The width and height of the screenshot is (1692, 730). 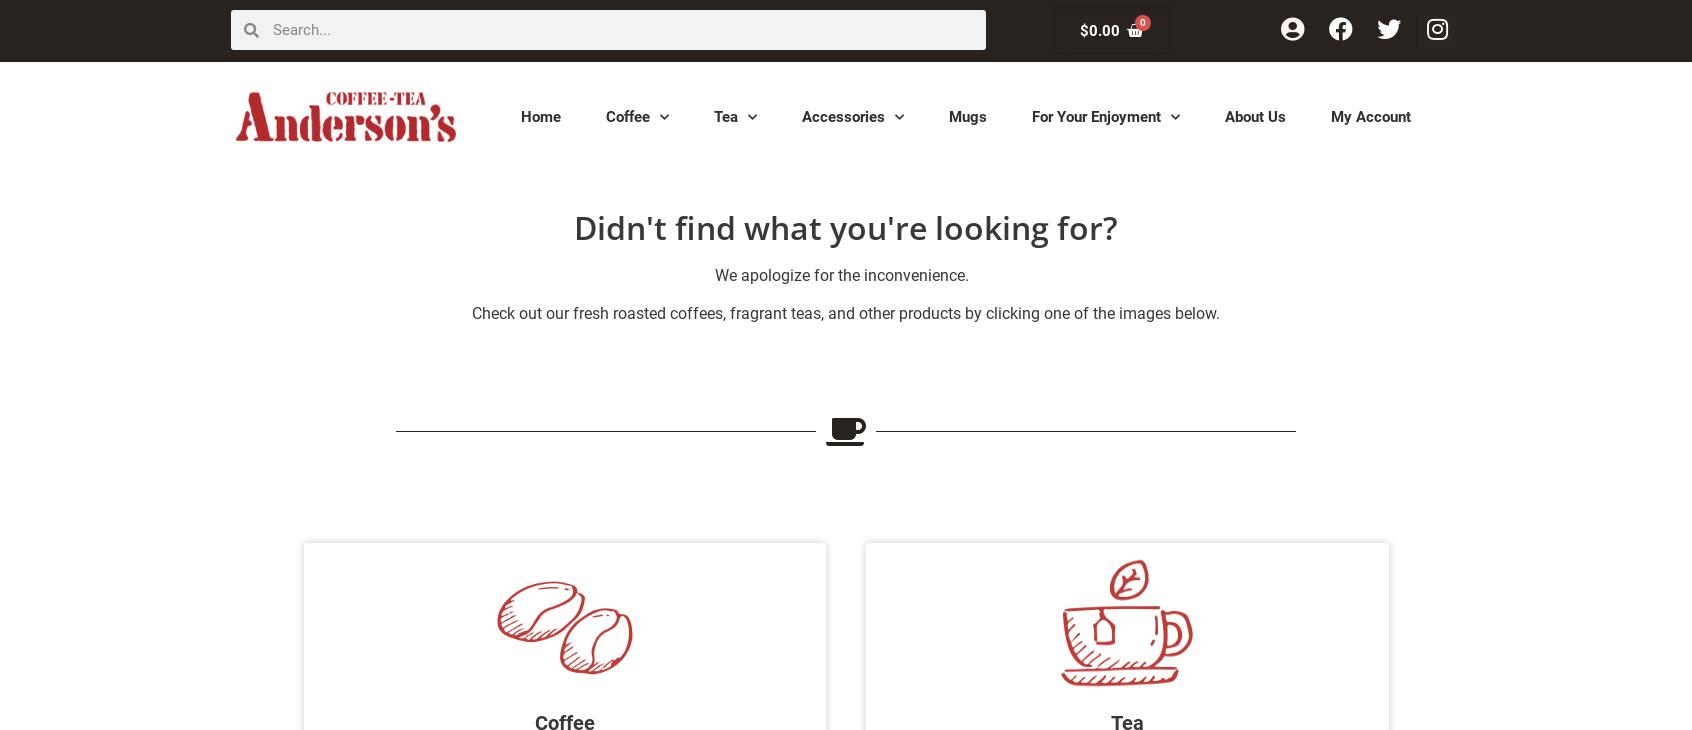 What do you see at coordinates (725, 114) in the screenshot?
I see `'Tea'` at bounding box center [725, 114].